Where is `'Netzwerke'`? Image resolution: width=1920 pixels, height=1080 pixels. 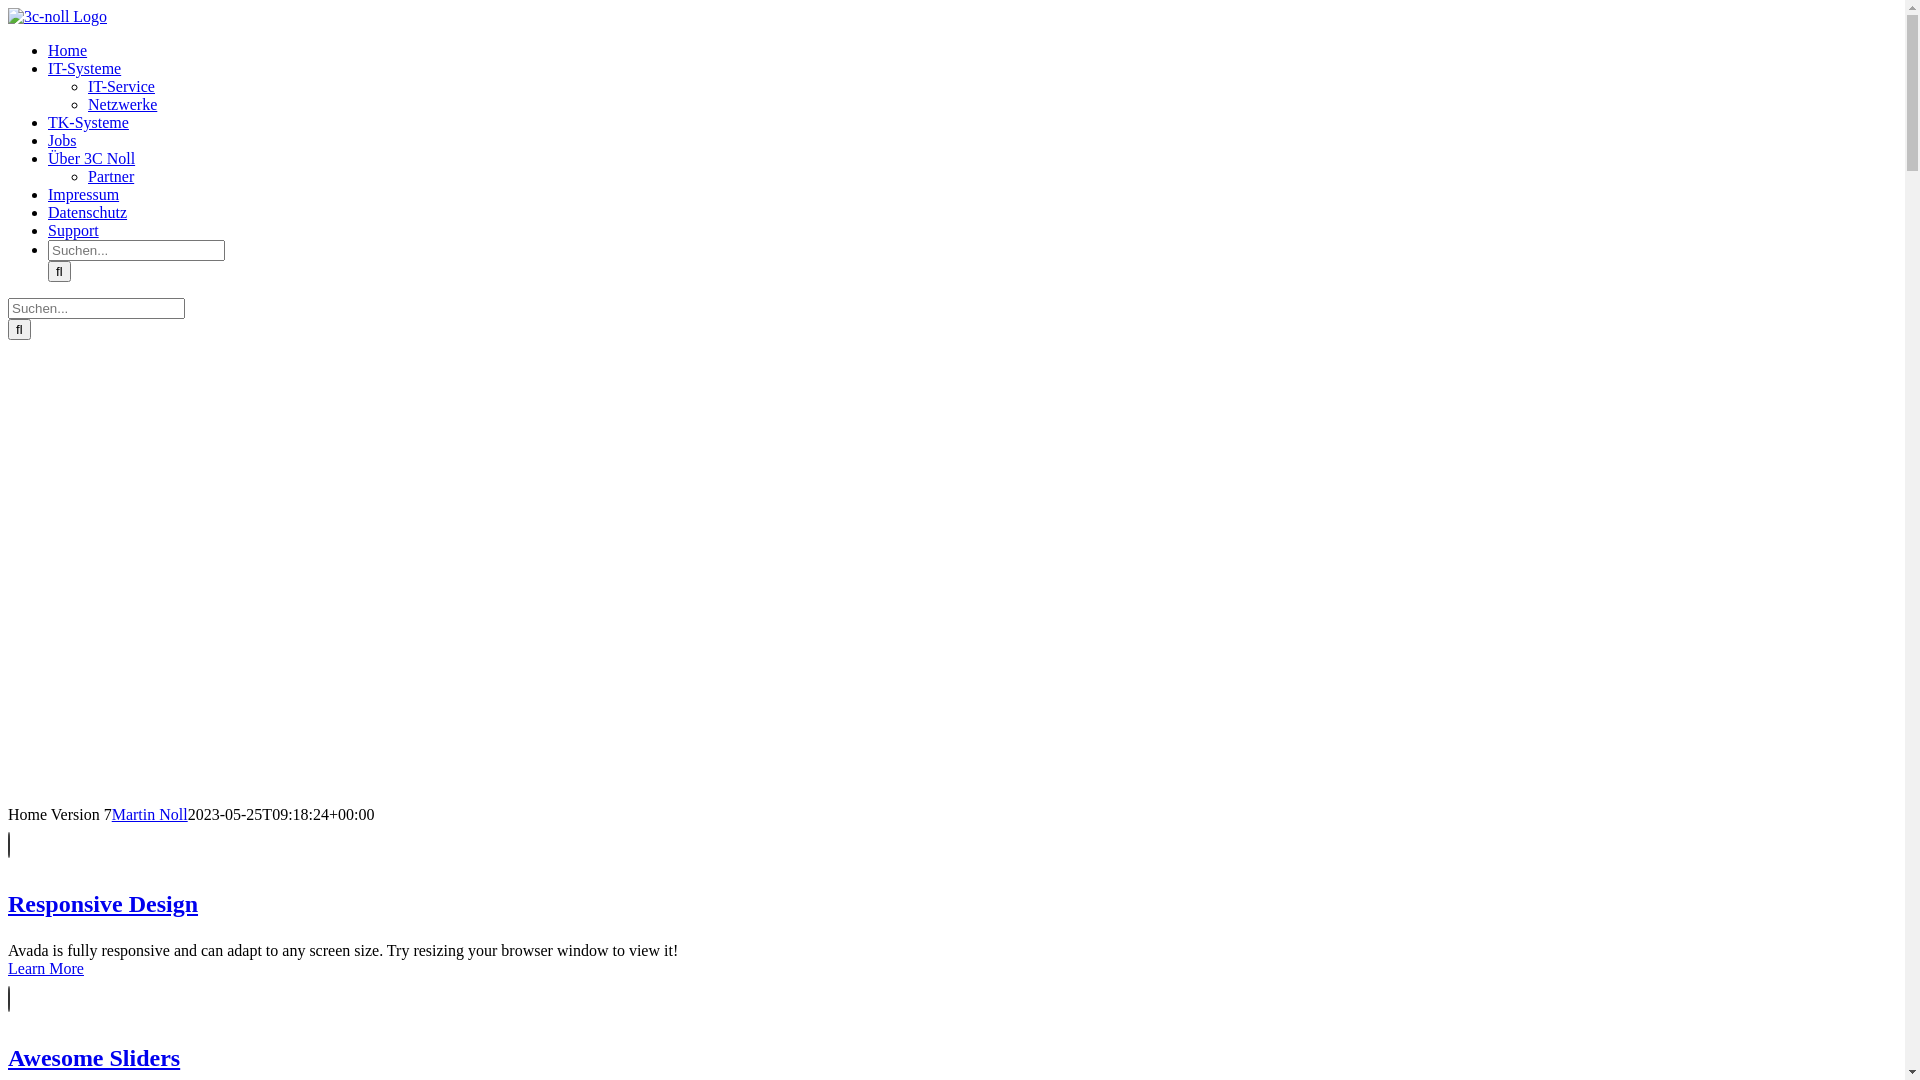 'Netzwerke' is located at coordinates (121, 104).